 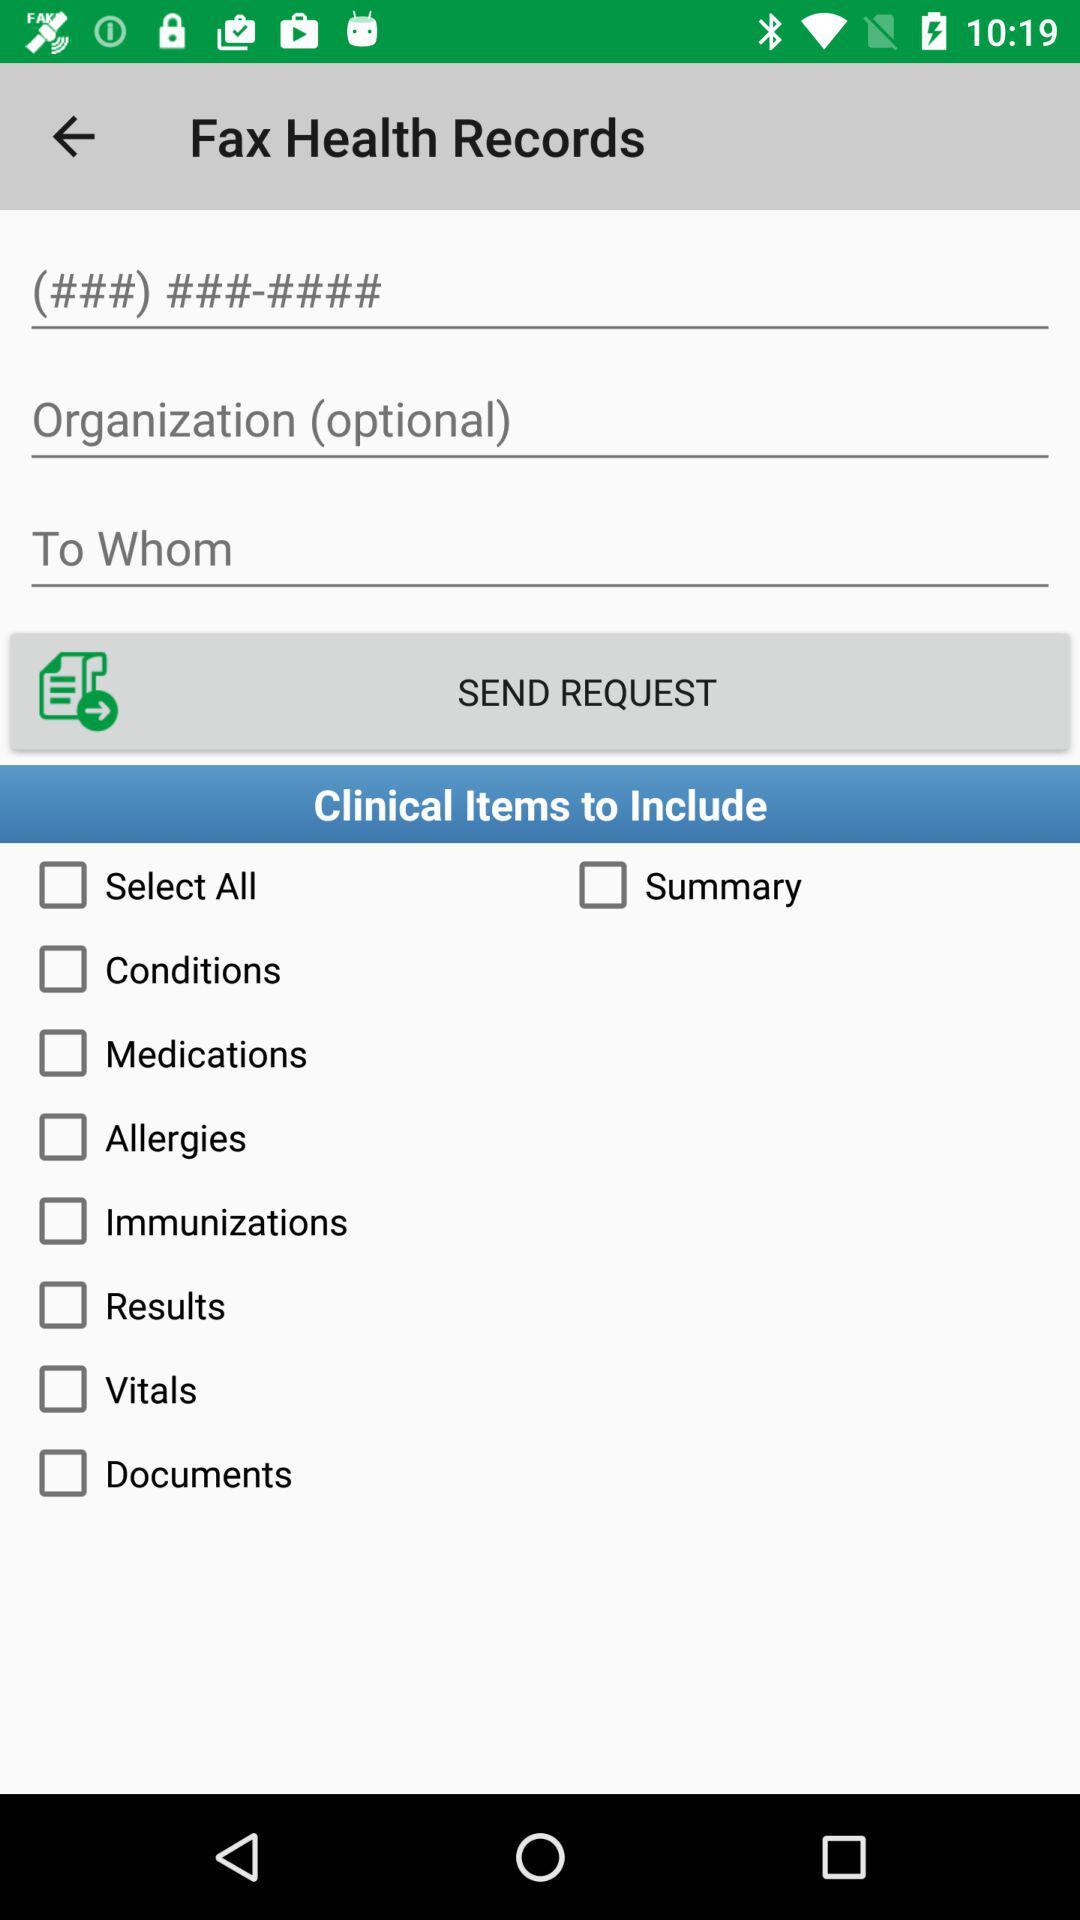 What do you see at coordinates (810, 883) in the screenshot?
I see `item below clinical items to icon` at bounding box center [810, 883].